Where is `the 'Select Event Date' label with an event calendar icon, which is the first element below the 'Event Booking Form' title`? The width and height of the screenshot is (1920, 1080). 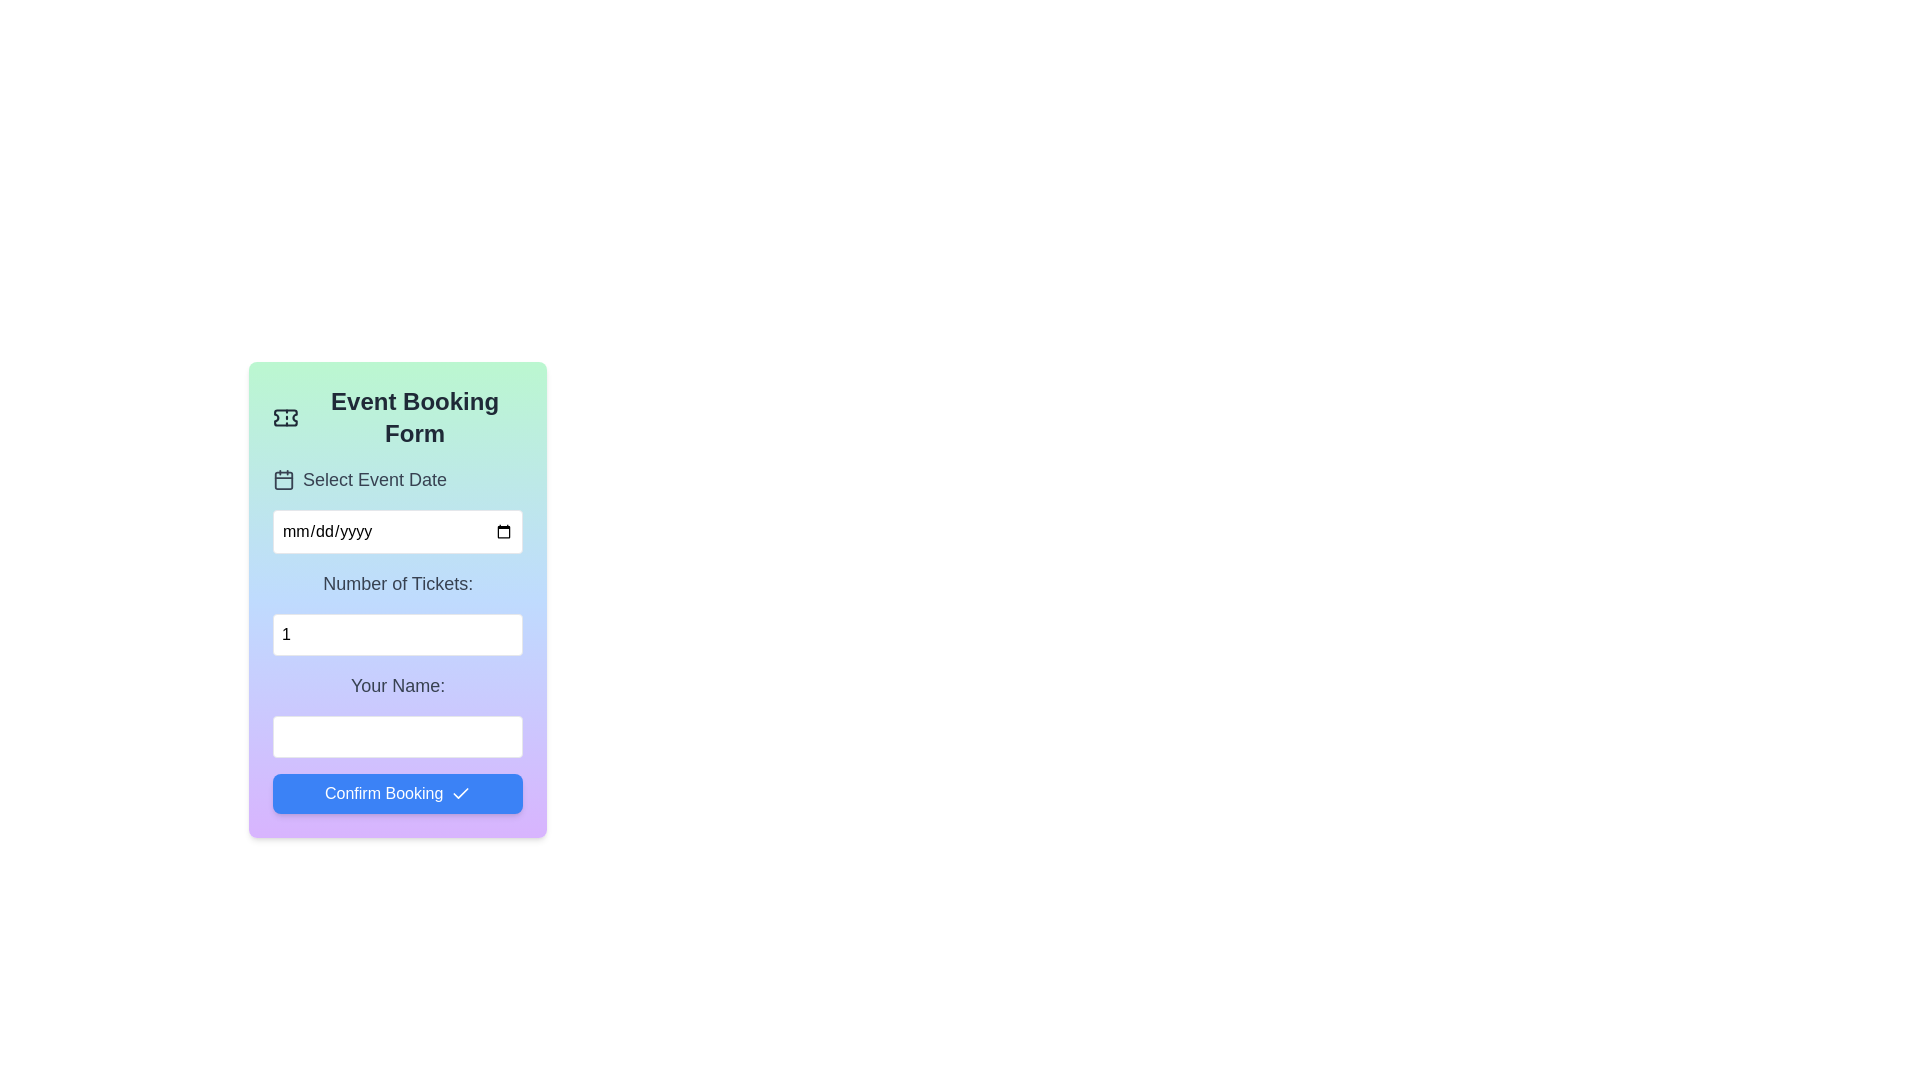
the 'Select Event Date' label with an event calendar icon, which is the first element below the 'Event Booking Form' title is located at coordinates (398, 479).